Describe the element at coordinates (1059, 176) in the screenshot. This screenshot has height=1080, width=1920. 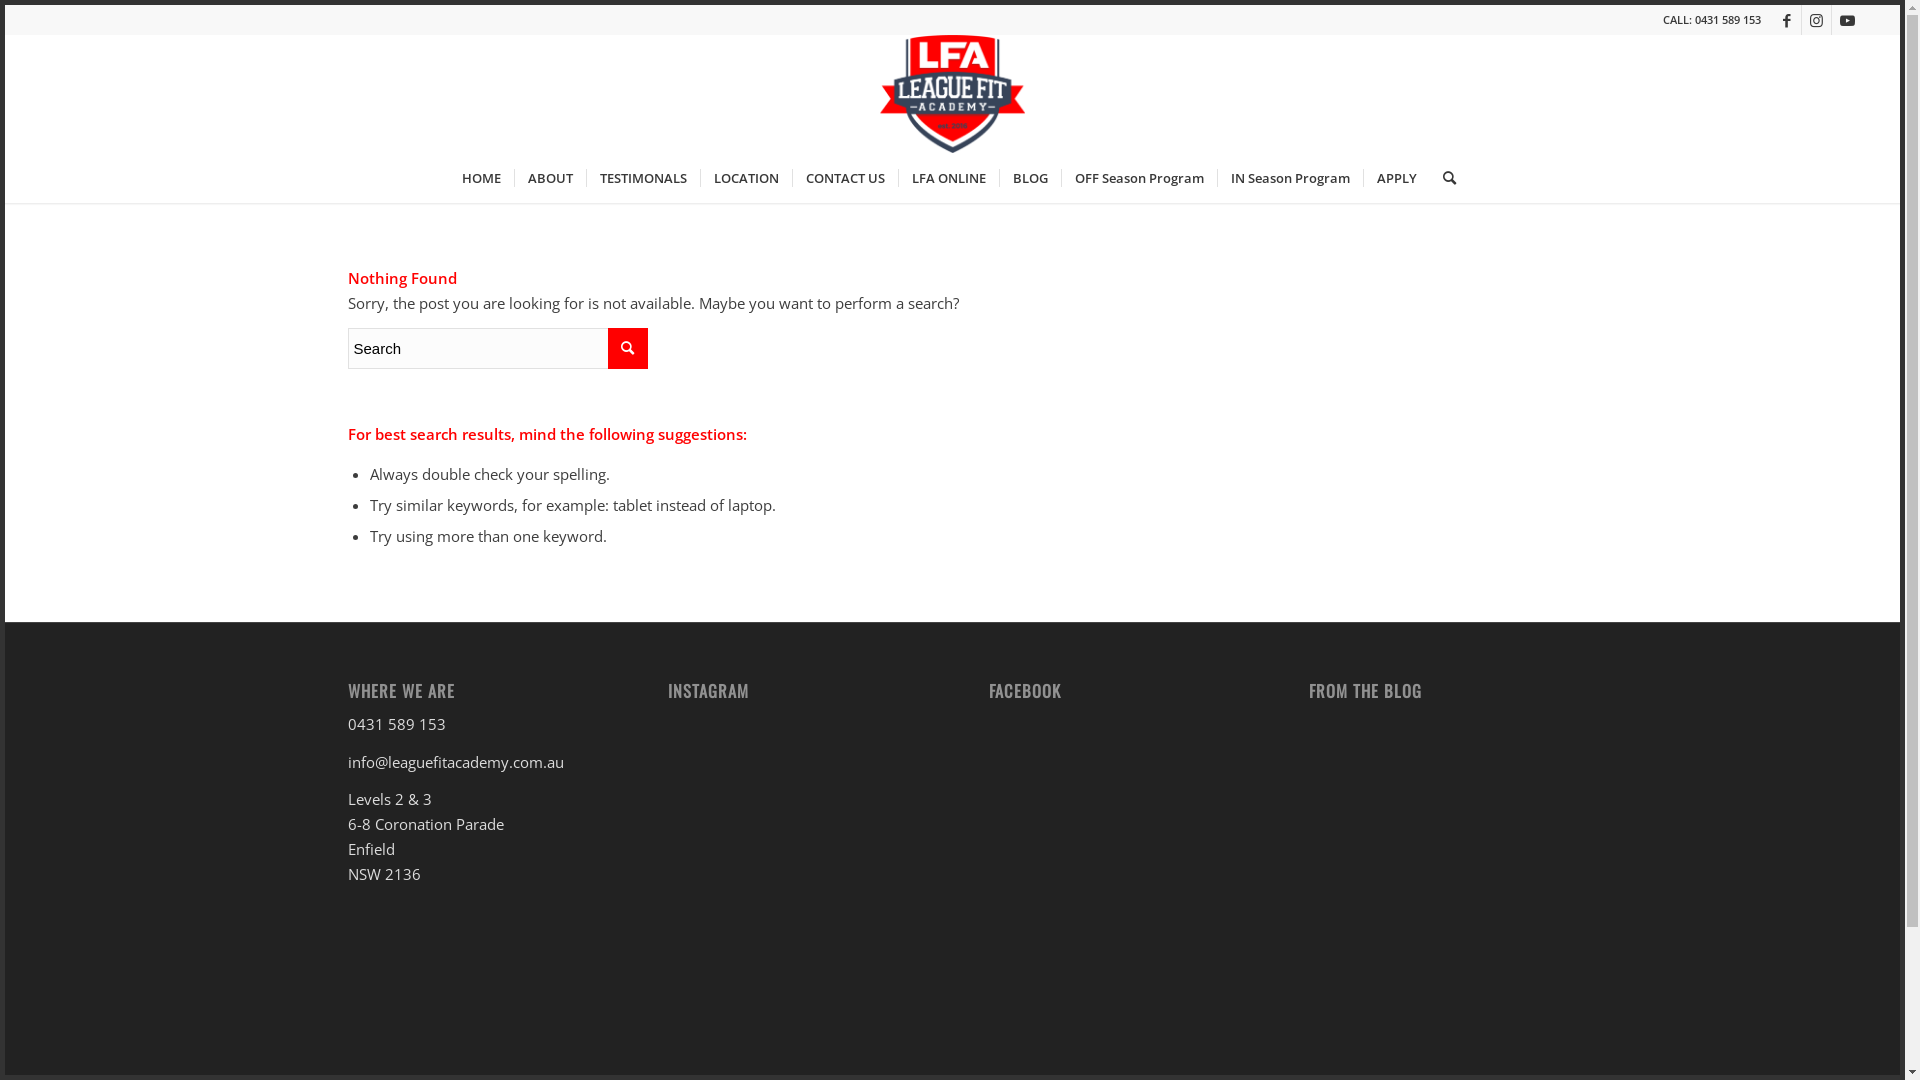
I see `'OFF Season Program'` at that location.